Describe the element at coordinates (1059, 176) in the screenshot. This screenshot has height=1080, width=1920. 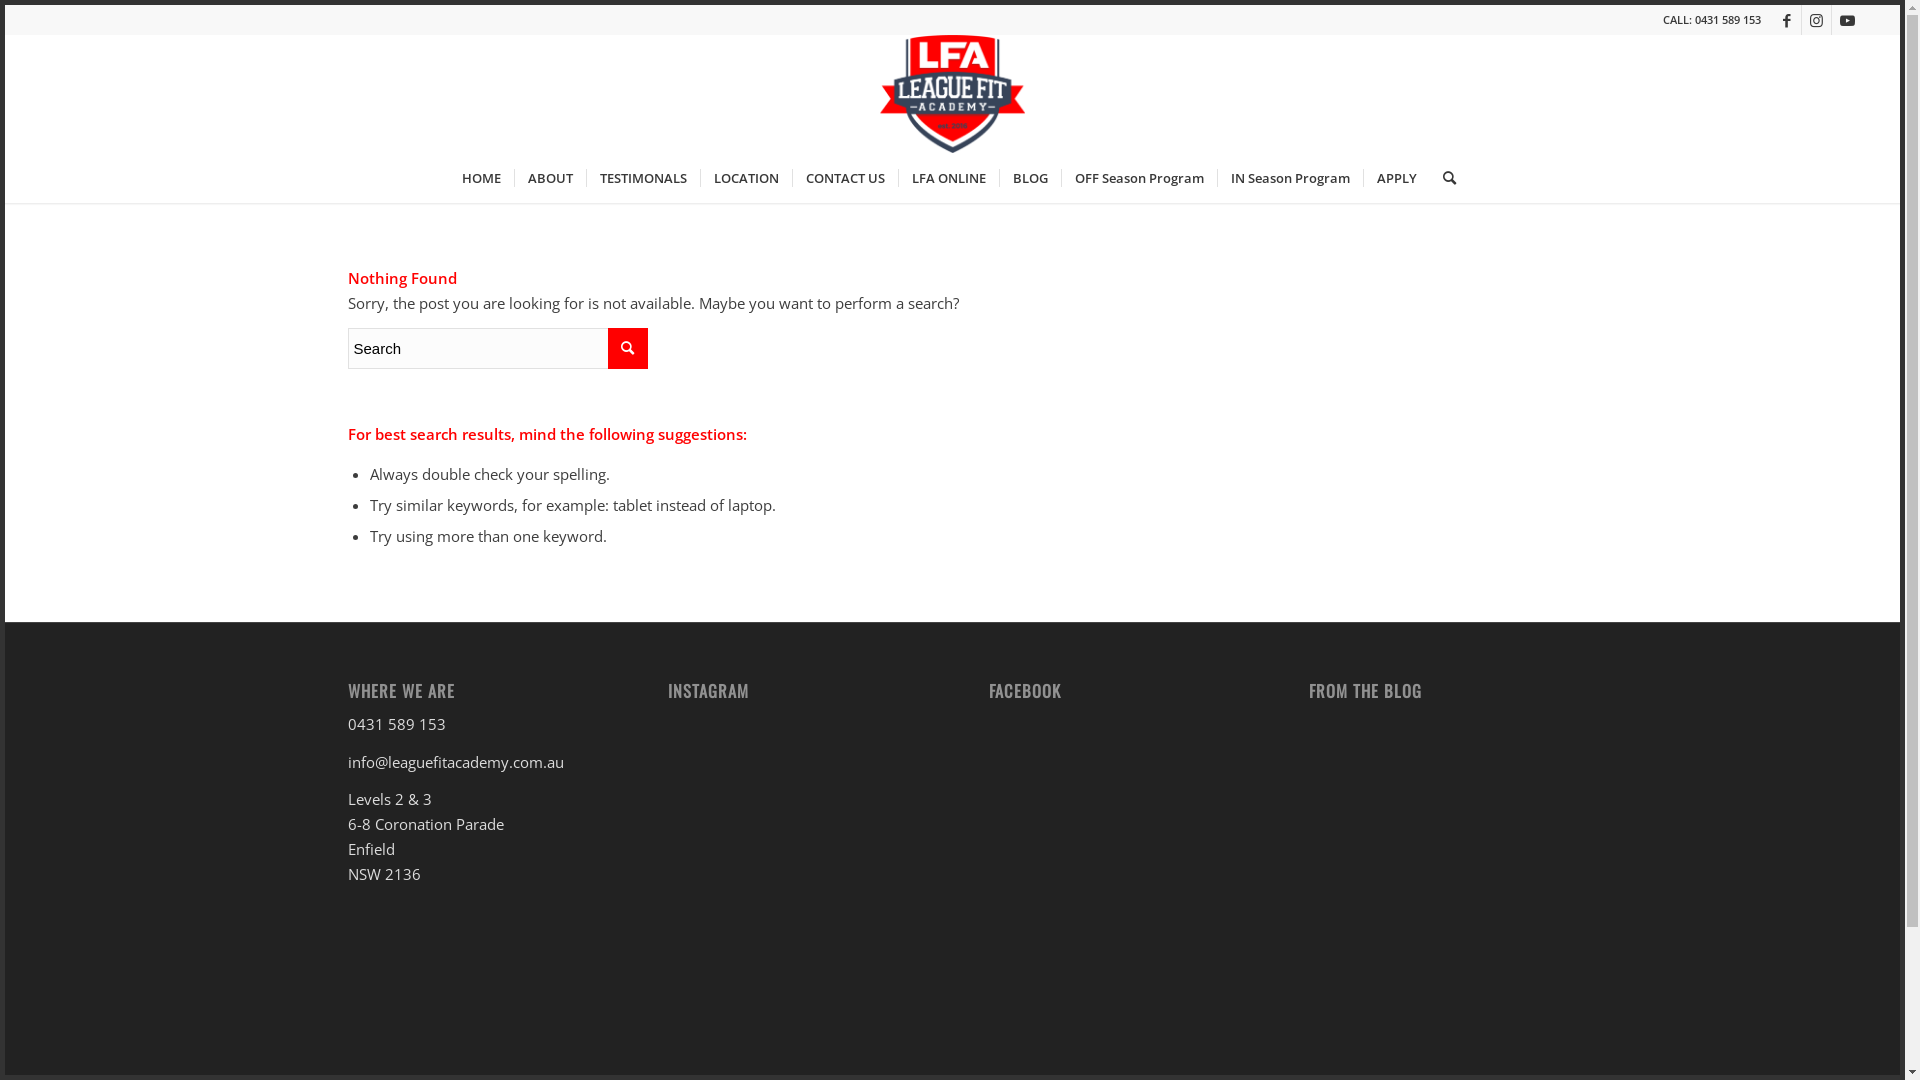
I see `'OFF Season Program'` at that location.